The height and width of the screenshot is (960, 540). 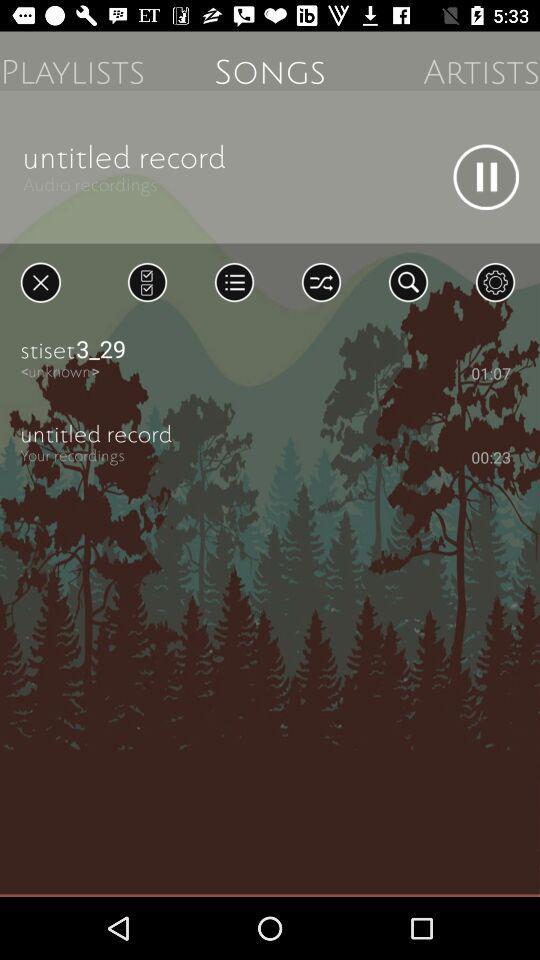 I want to click on the settings icon, so click(x=494, y=281).